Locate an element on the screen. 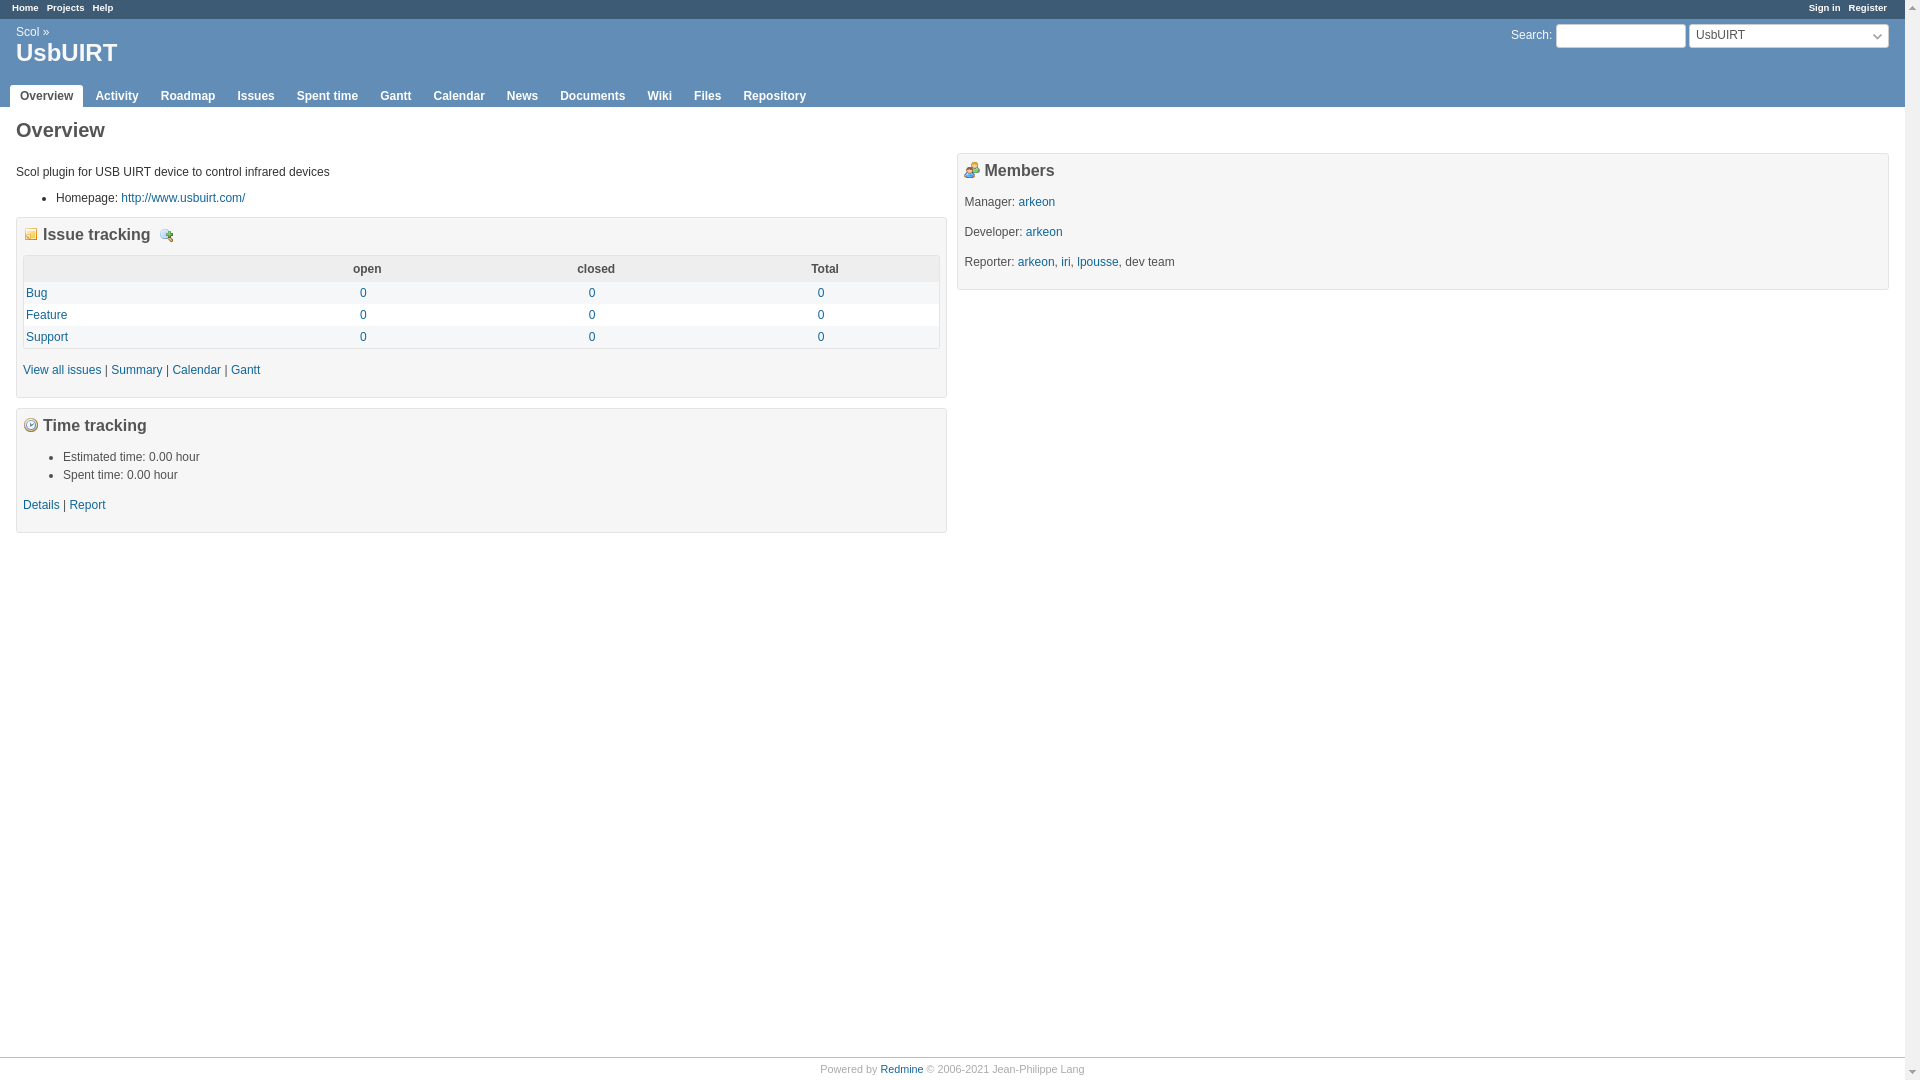 Image resolution: width=1920 pixels, height=1080 pixels. 'Register' is located at coordinates (1847, 7).